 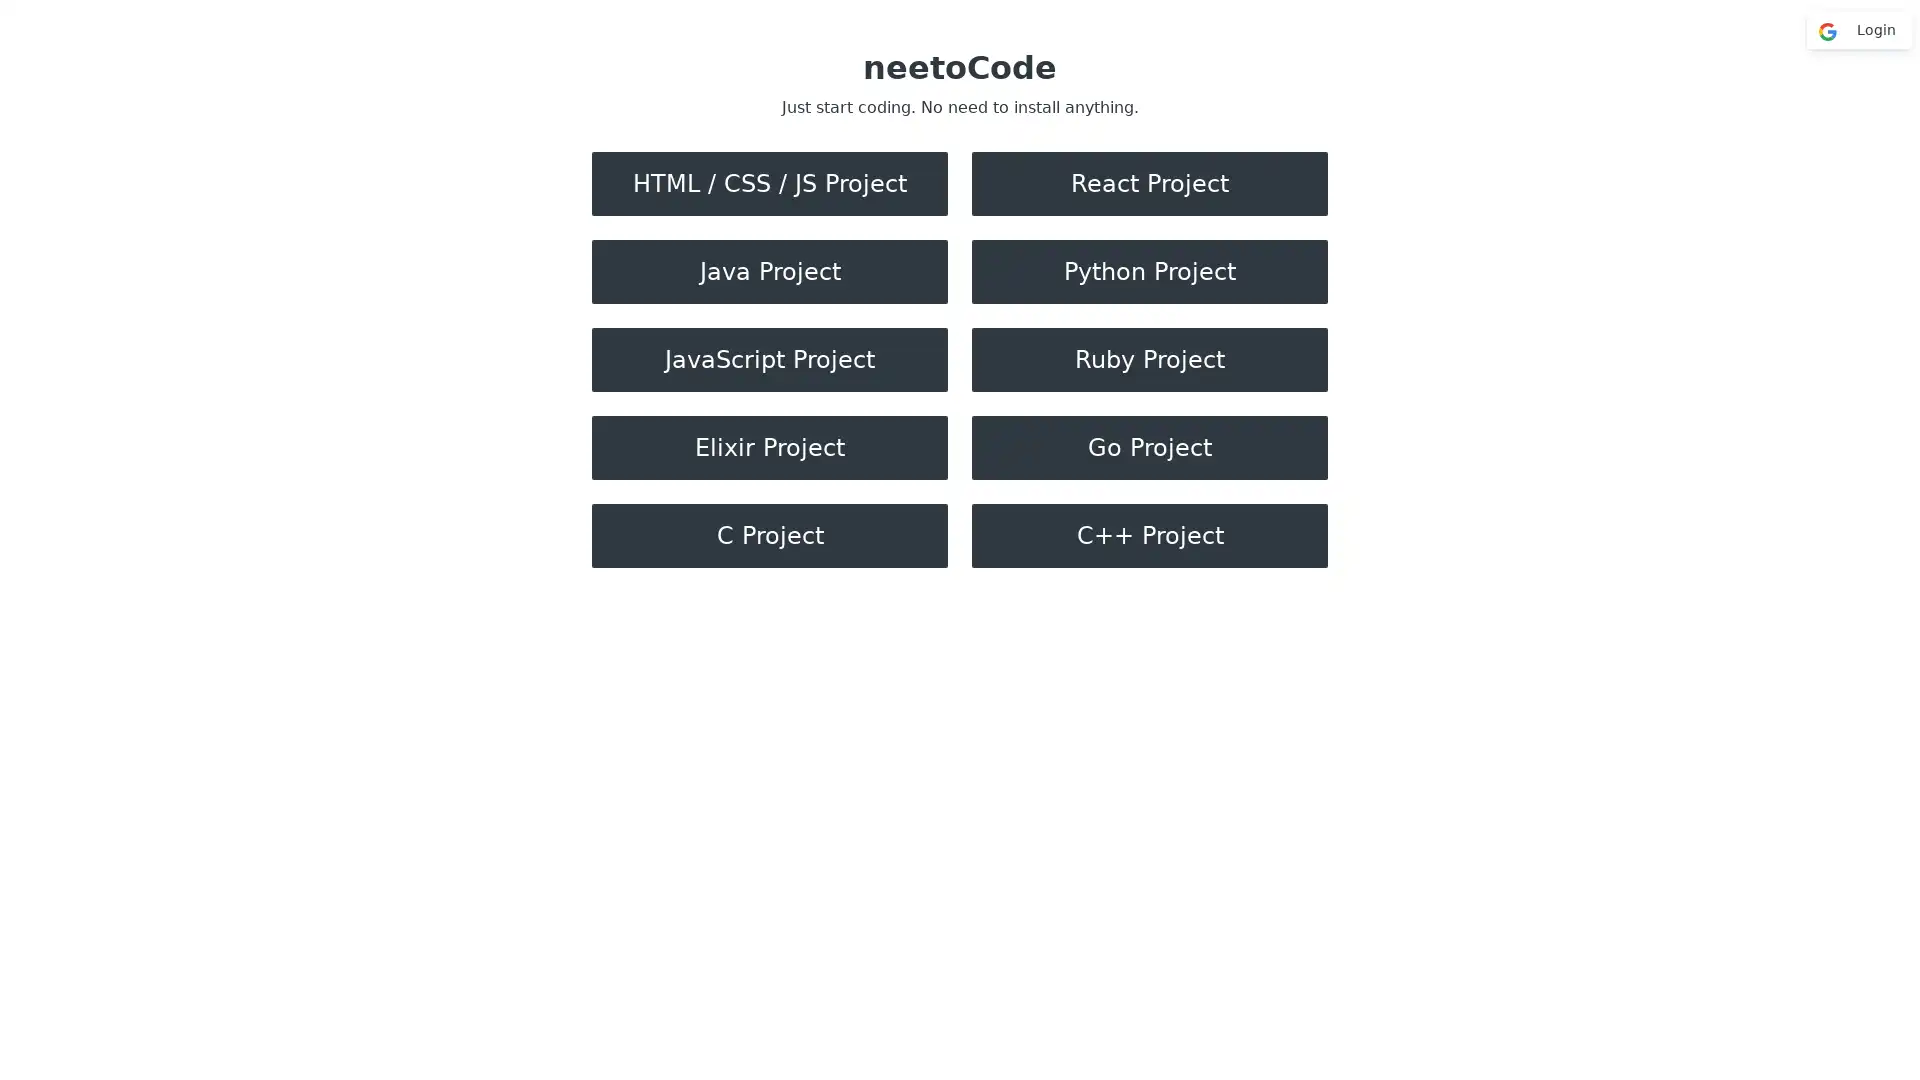 I want to click on C Project, so click(x=768, y=535).